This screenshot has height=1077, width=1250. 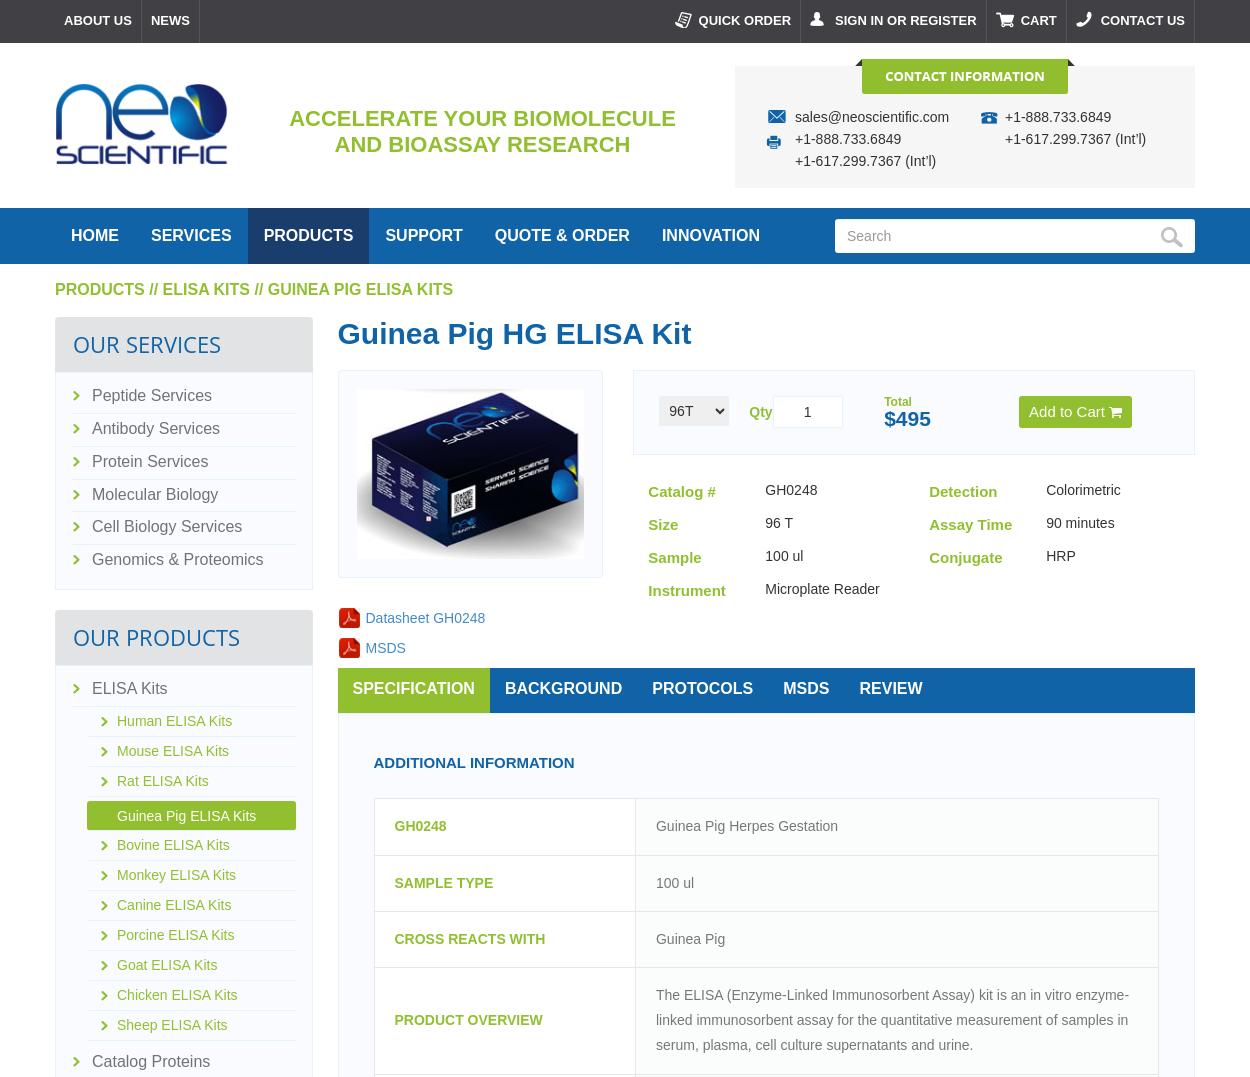 I want to click on 'Goat ELISA Kits', so click(x=116, y=964).